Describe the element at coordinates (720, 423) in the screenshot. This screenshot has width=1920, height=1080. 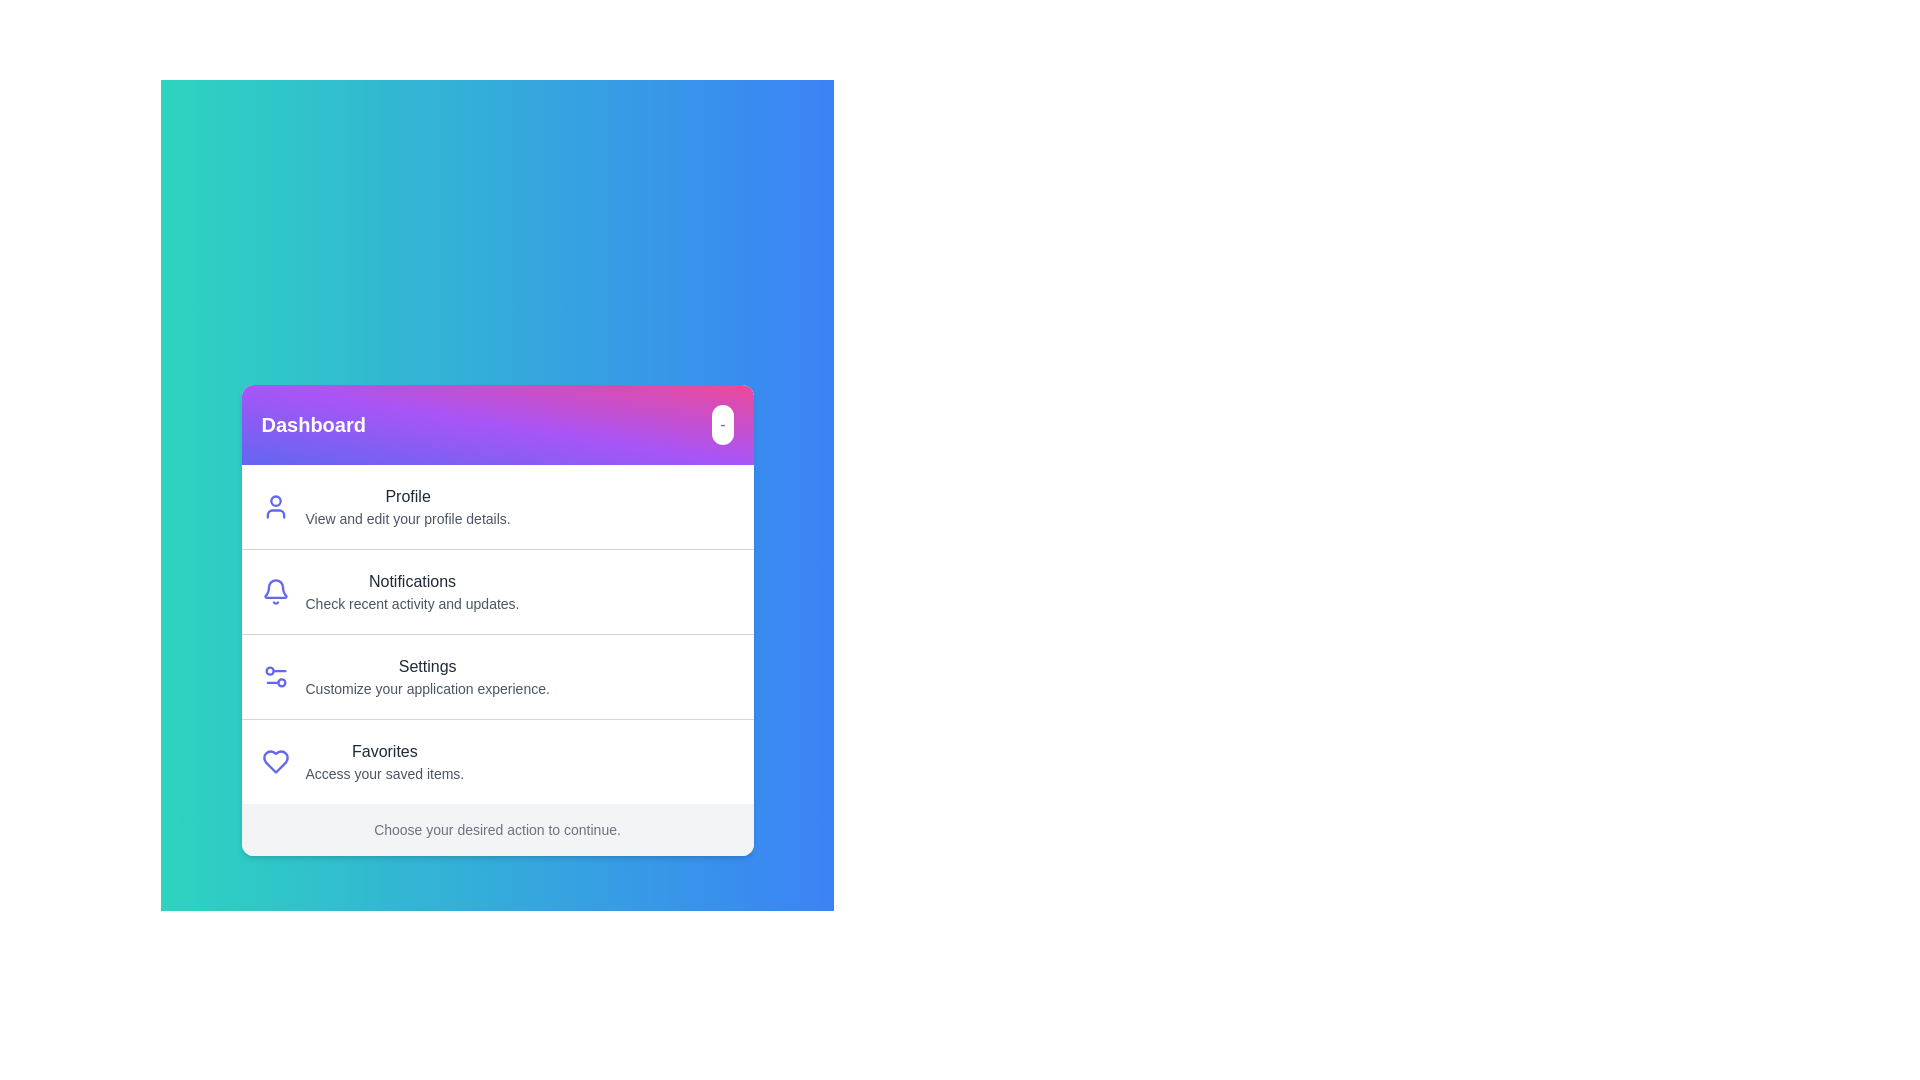
I see `the toggle button in the header to toggle the menu open or closed` at that location.